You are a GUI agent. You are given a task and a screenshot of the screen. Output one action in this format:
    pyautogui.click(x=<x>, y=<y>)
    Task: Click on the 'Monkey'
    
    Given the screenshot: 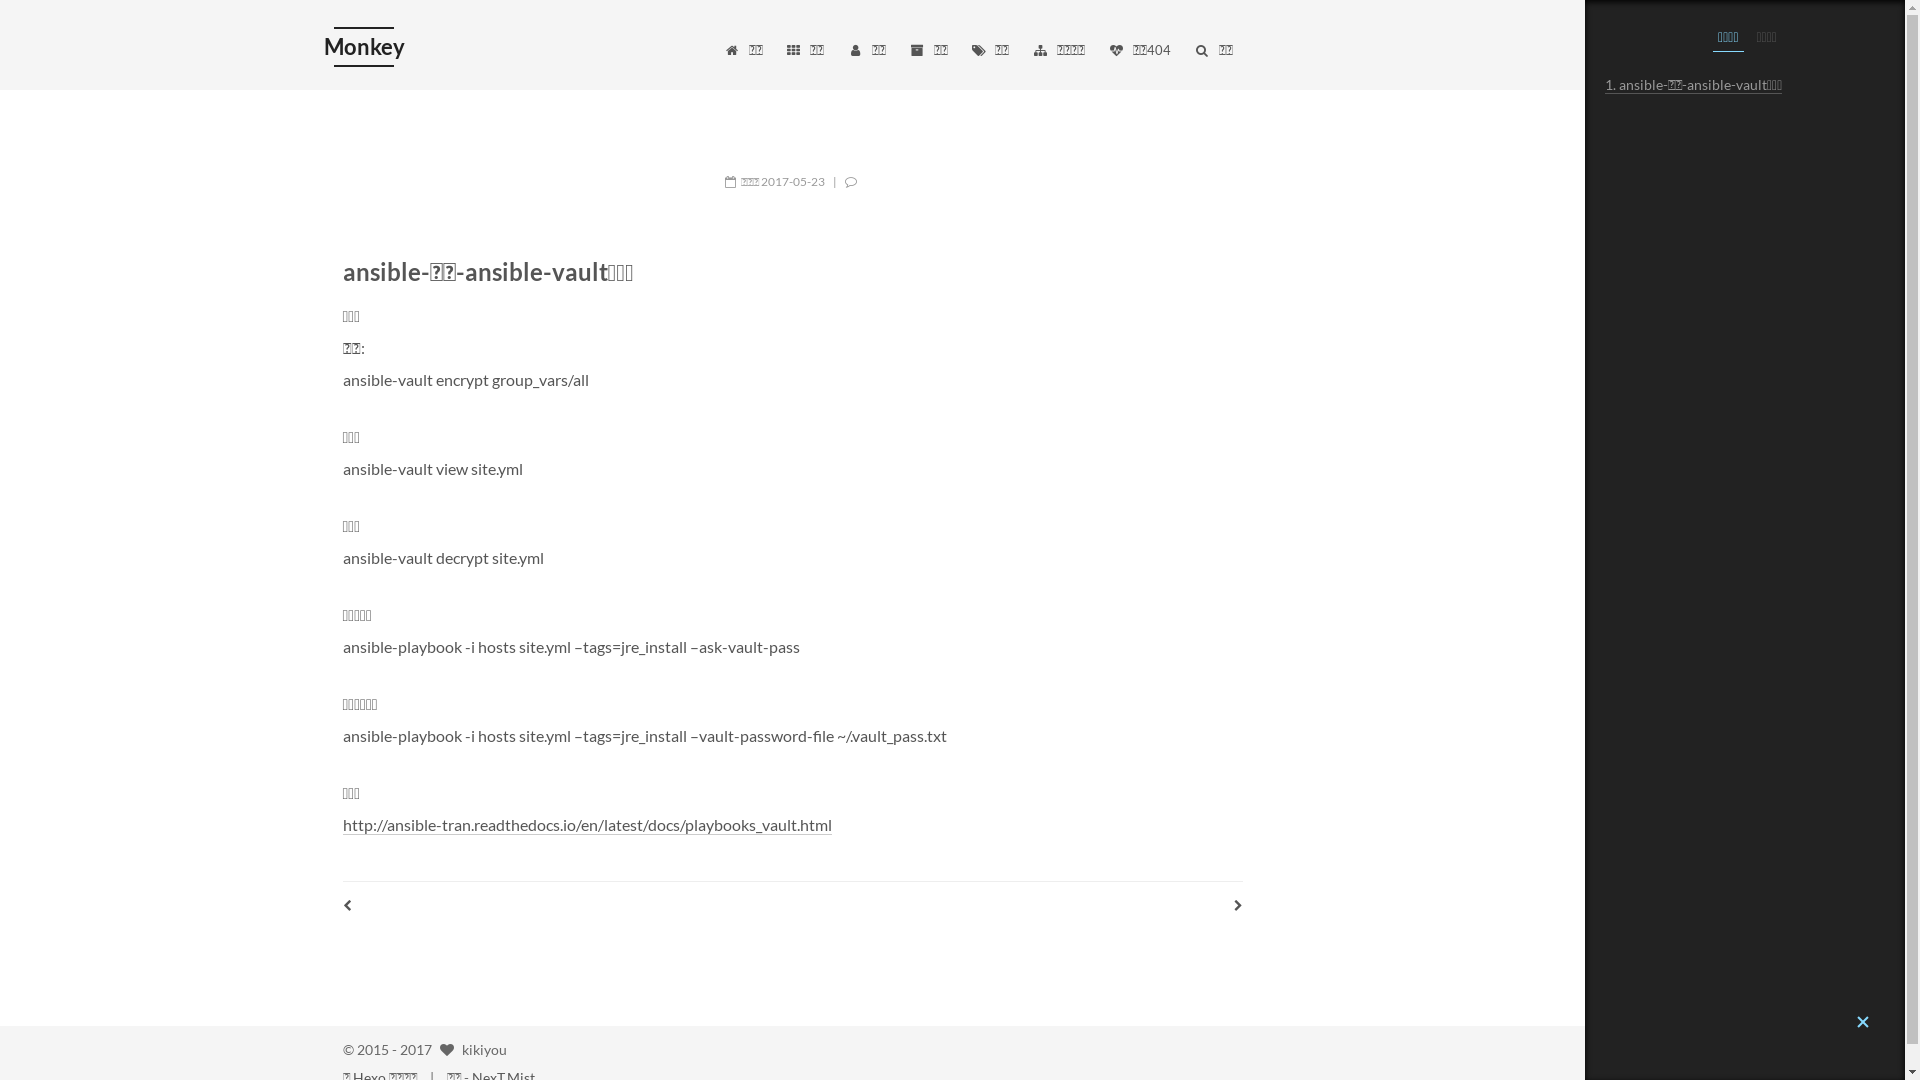 What is the action you would take?
    pyautogui.click(x=363, y=45)
    